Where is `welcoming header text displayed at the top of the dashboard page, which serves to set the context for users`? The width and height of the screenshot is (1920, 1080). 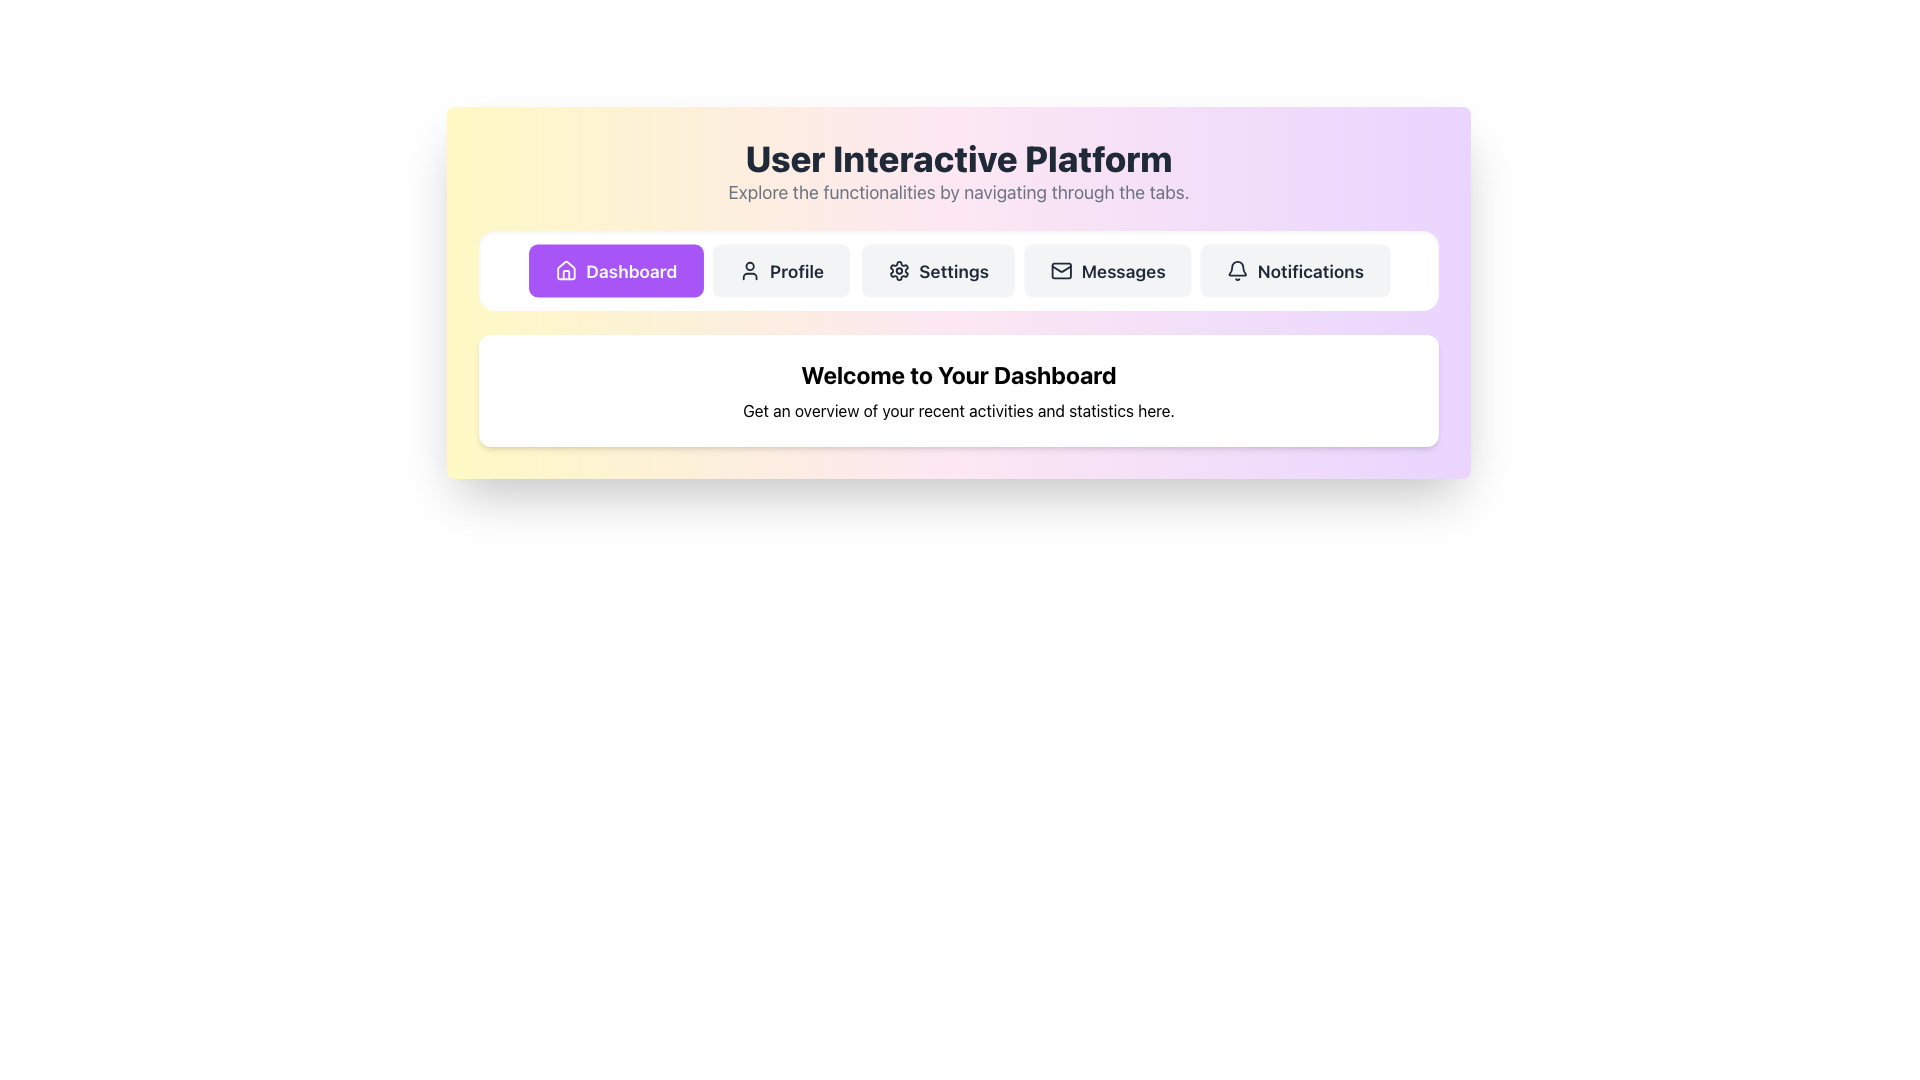 welcoming header text displayed at the top of the dashboard page, which serves to set the context for users is located at coordinates (958, 374).